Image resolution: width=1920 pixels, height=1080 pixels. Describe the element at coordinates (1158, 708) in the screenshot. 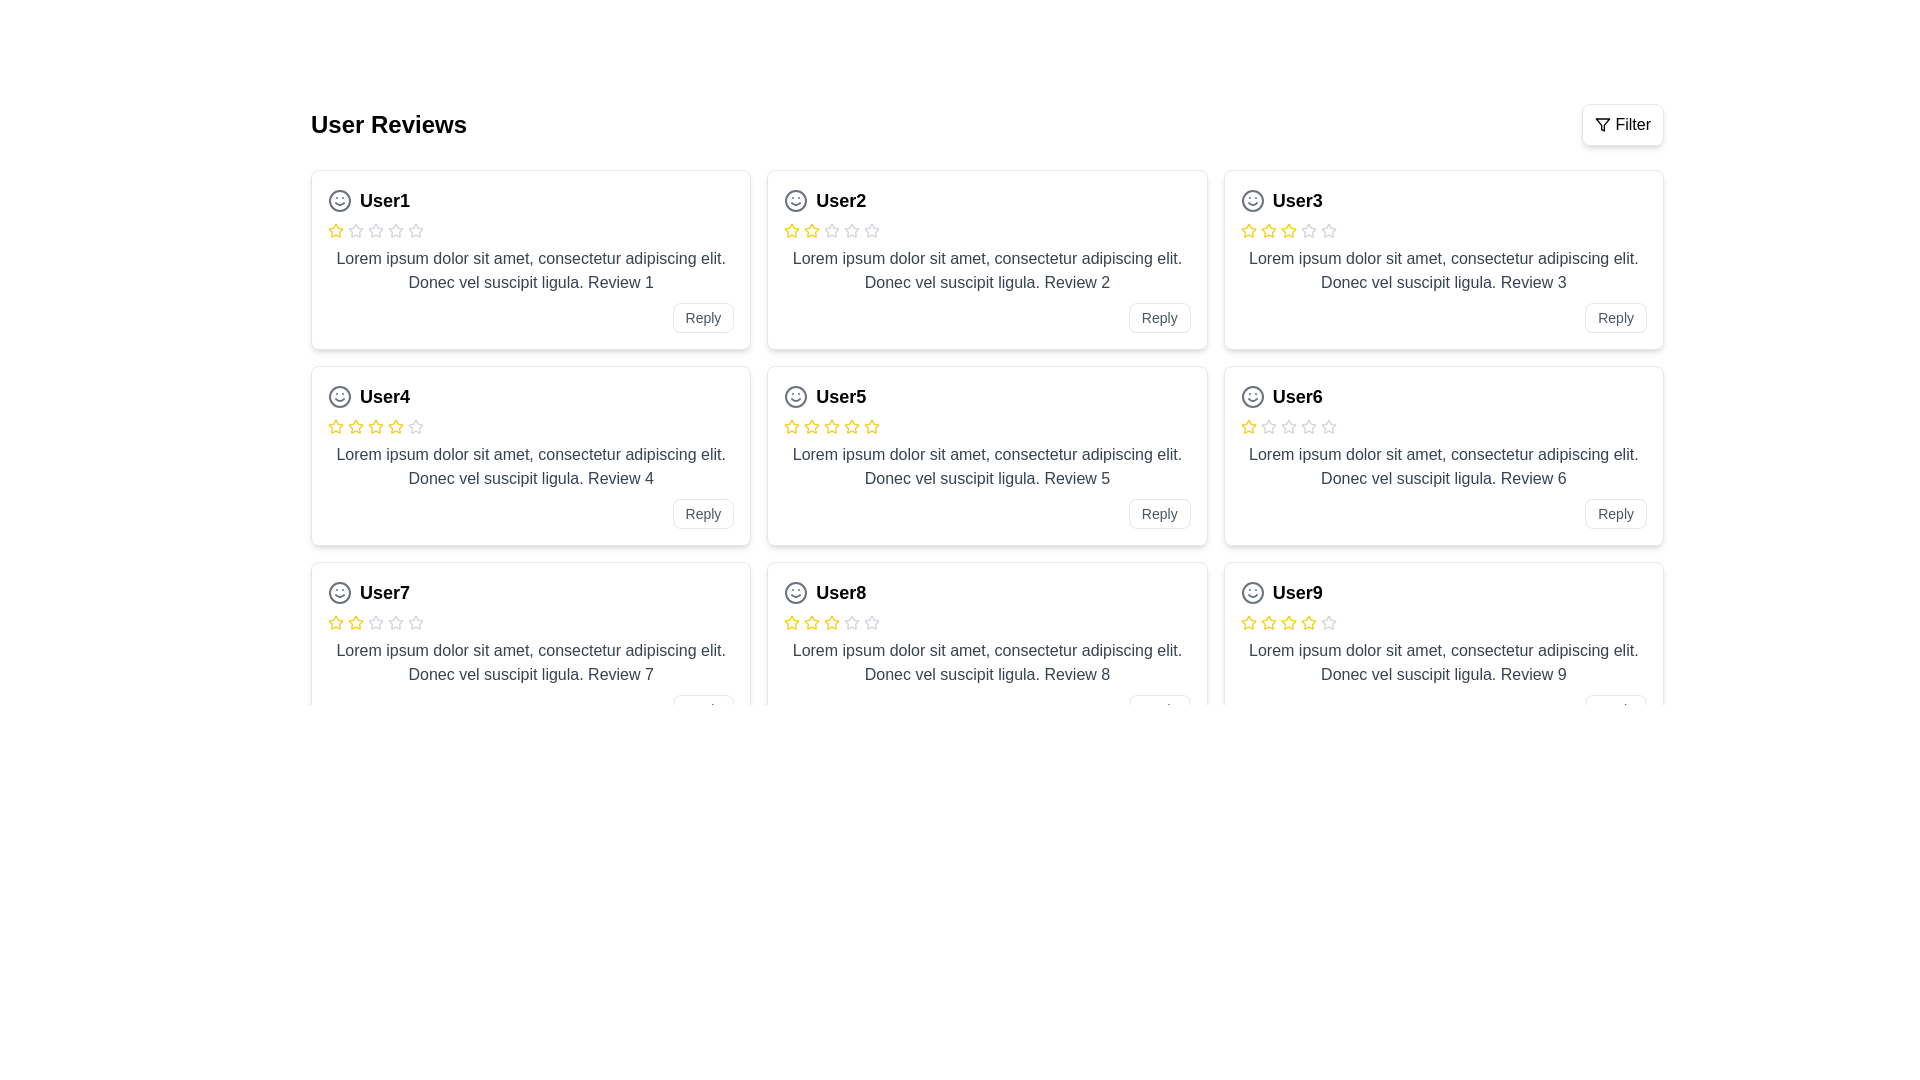

I see `the 'Reply' button located in the bottom-right corner of the User8 review card to initiate a reply action` at that location.